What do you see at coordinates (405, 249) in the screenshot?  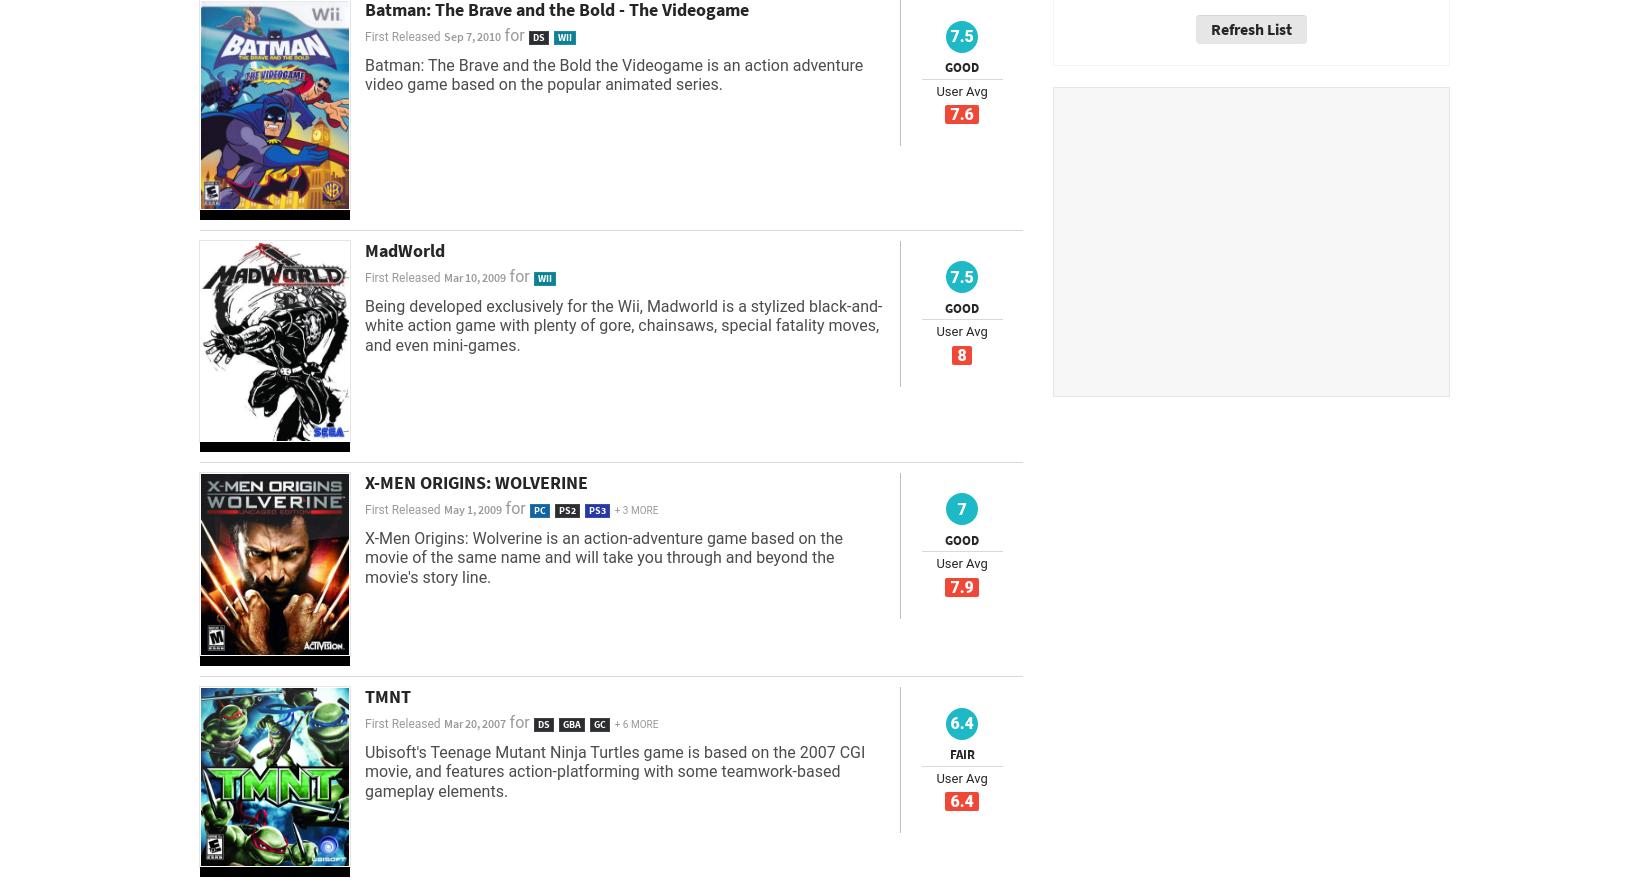 I see `'MadWorld'` at bounding box center [405, 249].